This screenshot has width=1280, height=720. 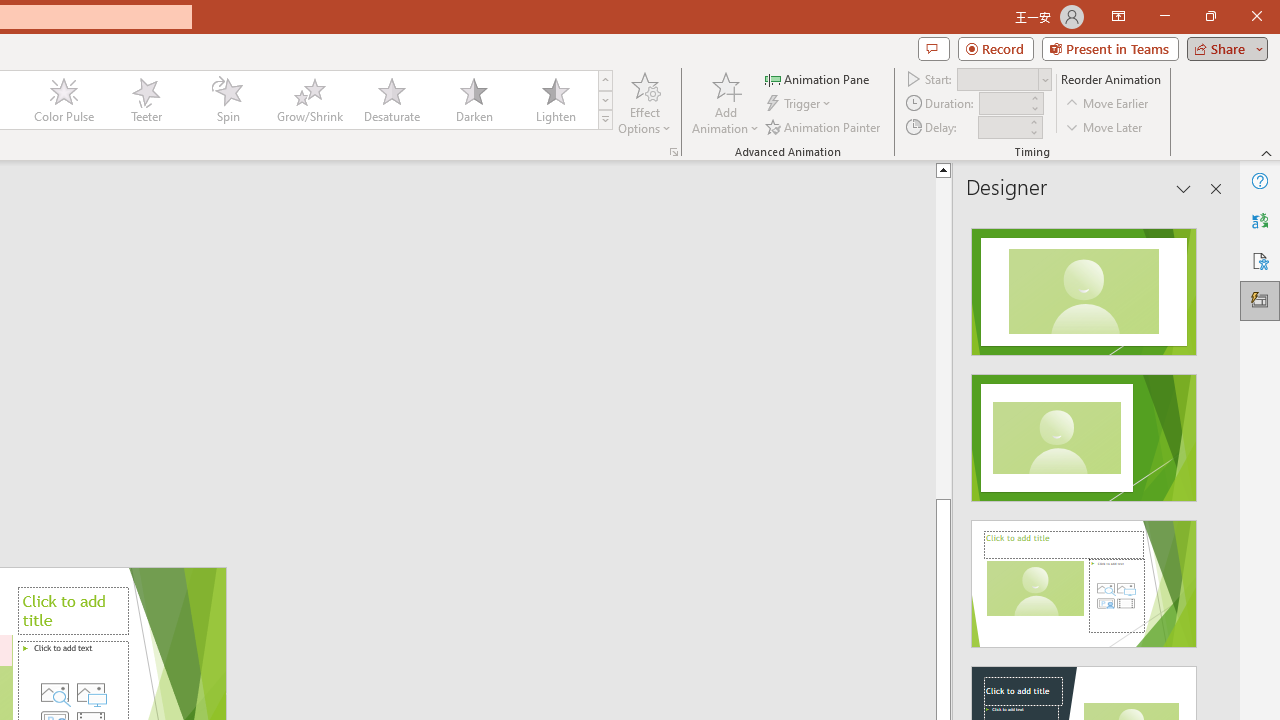 What do you see at coordinates (1222, 47) in the screenshot?
I see `'Share'` at bounding box center [1222, 47].